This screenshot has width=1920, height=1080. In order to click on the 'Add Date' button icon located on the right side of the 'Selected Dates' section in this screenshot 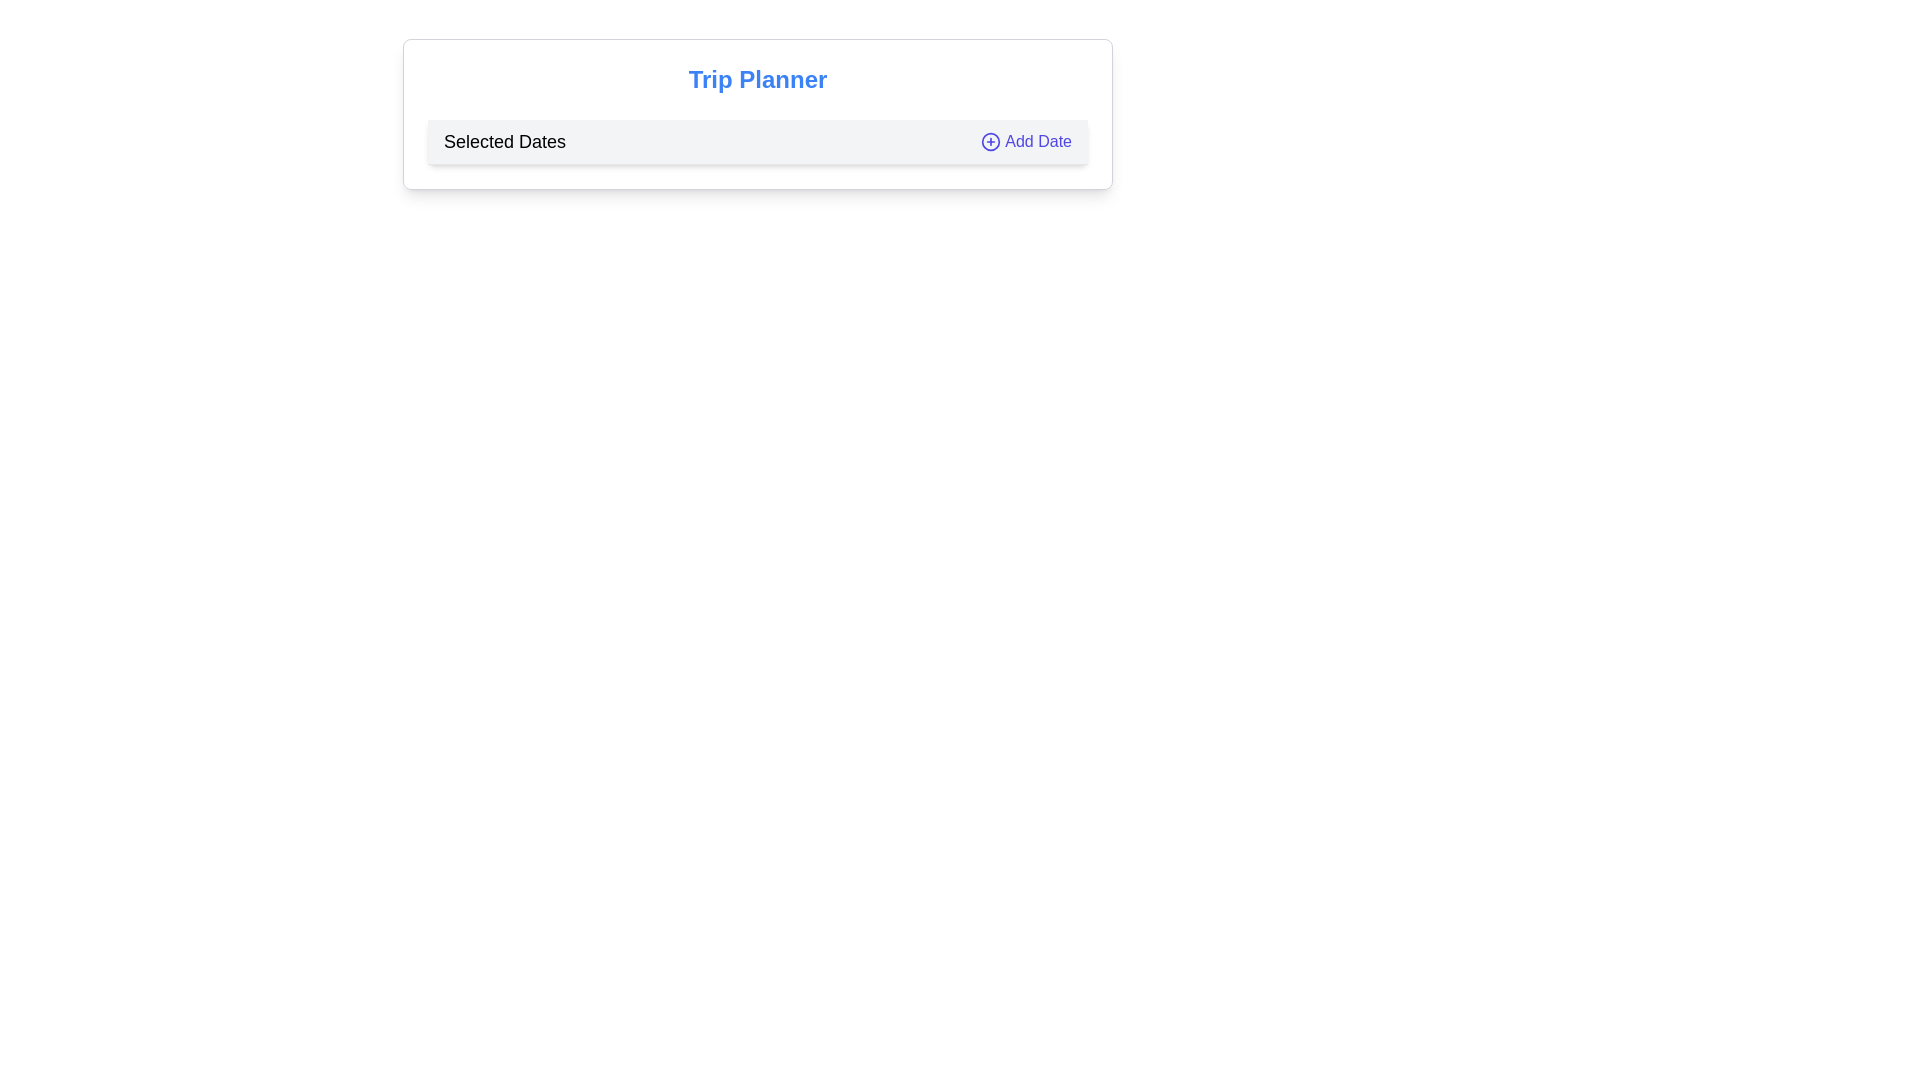, I will do `click(991, 141)`.